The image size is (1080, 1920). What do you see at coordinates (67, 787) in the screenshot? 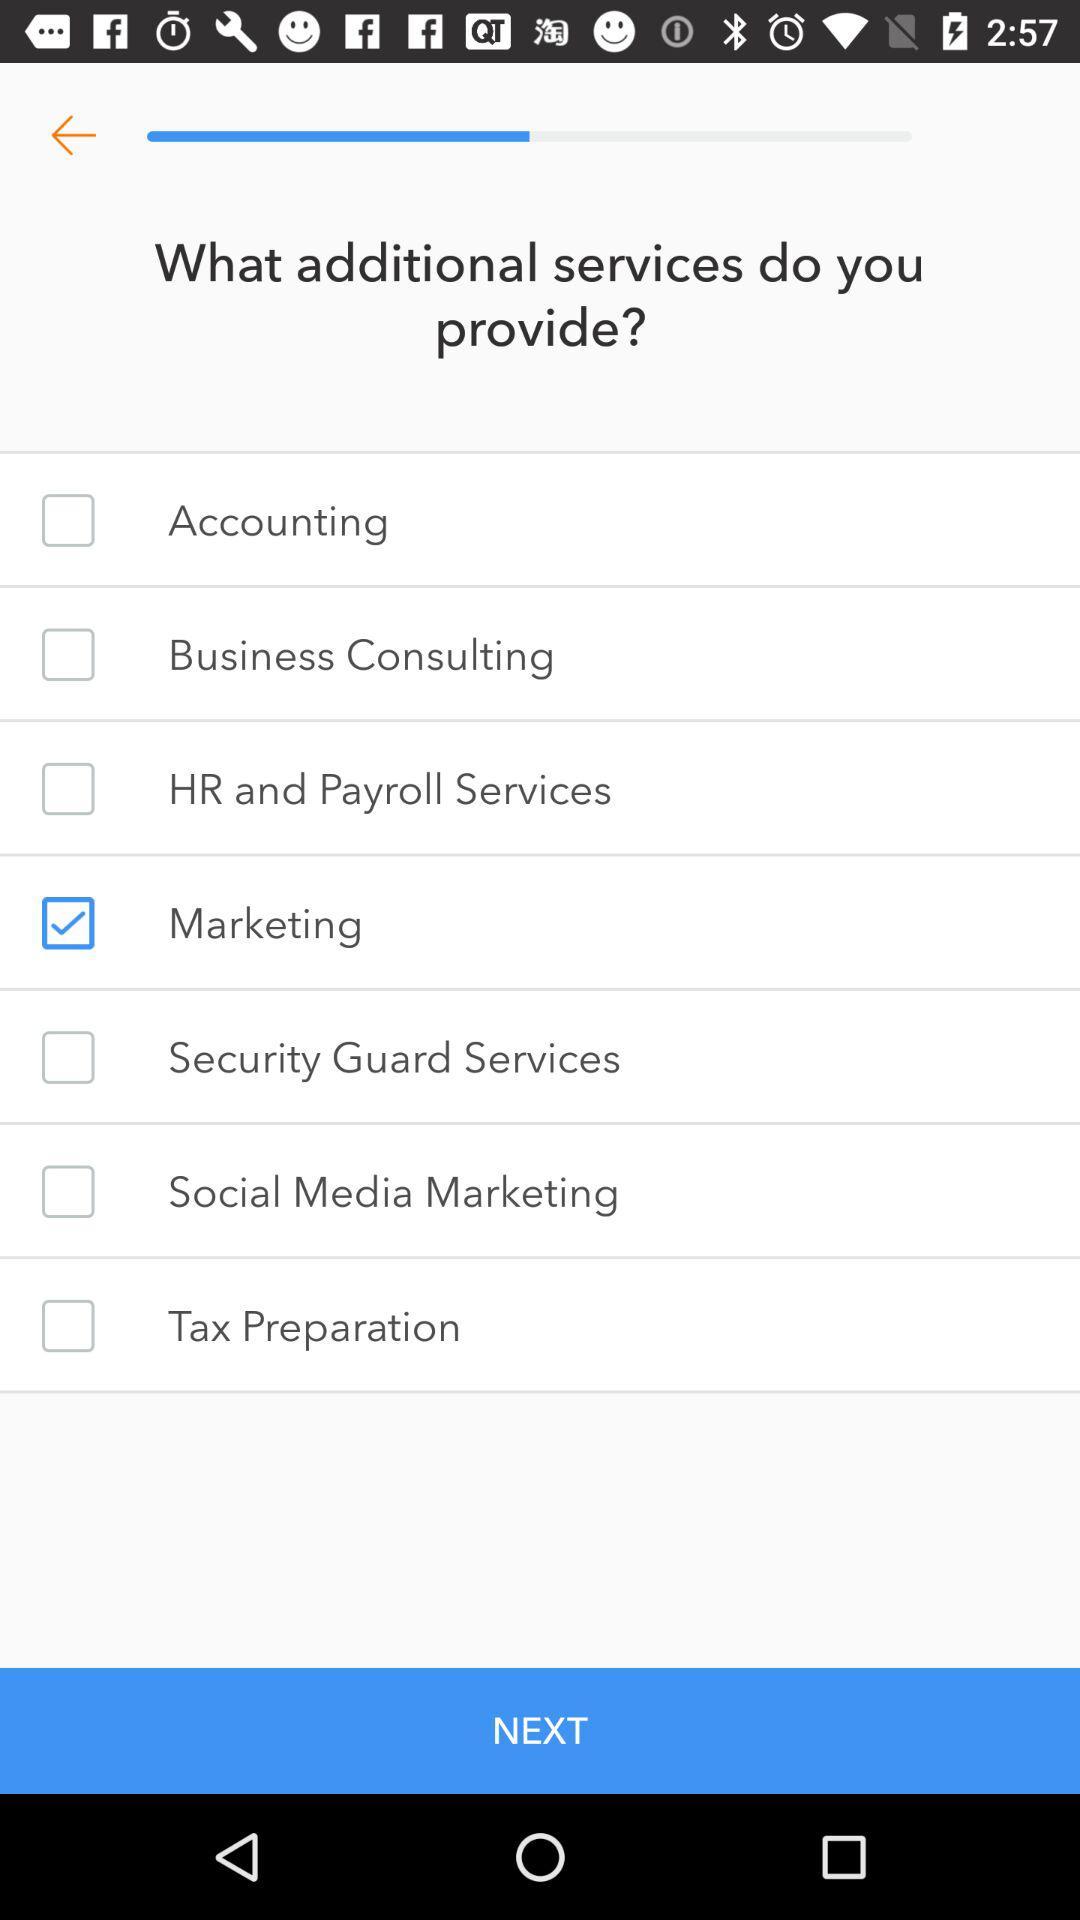
I see `checkbox to select service` at bounding box center [67, 787].